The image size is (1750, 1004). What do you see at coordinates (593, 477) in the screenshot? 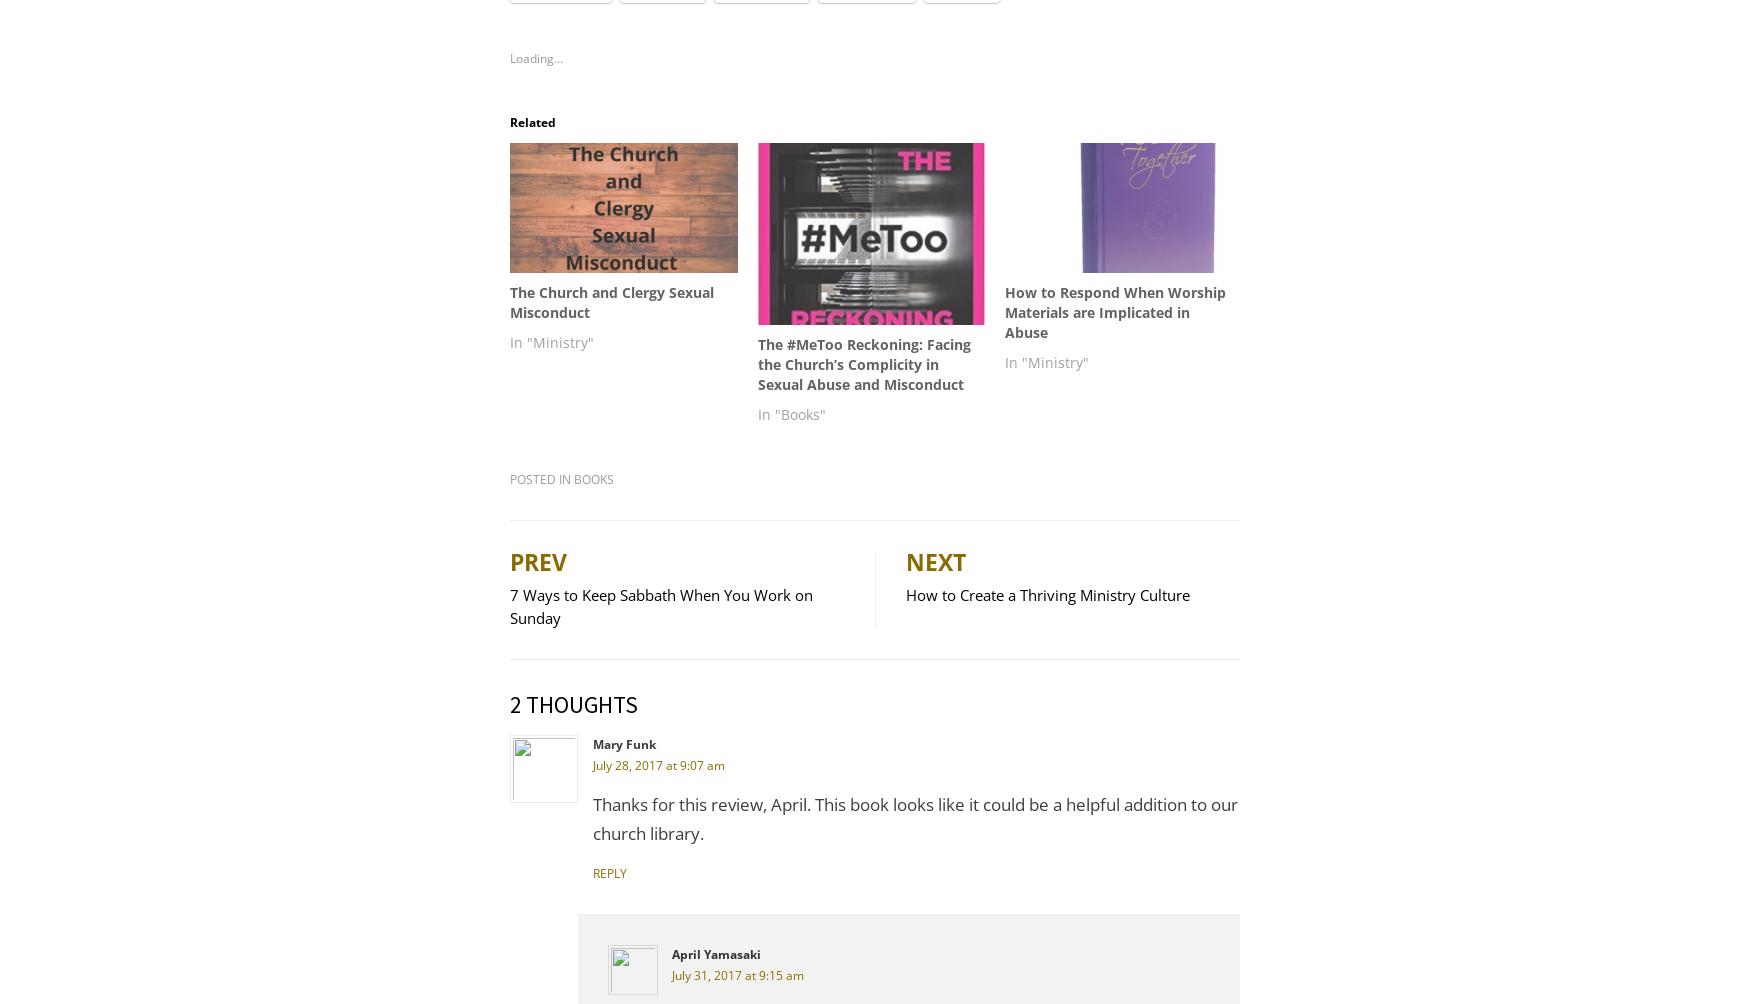
I see `'Books'` at bounding box center [593, 477].